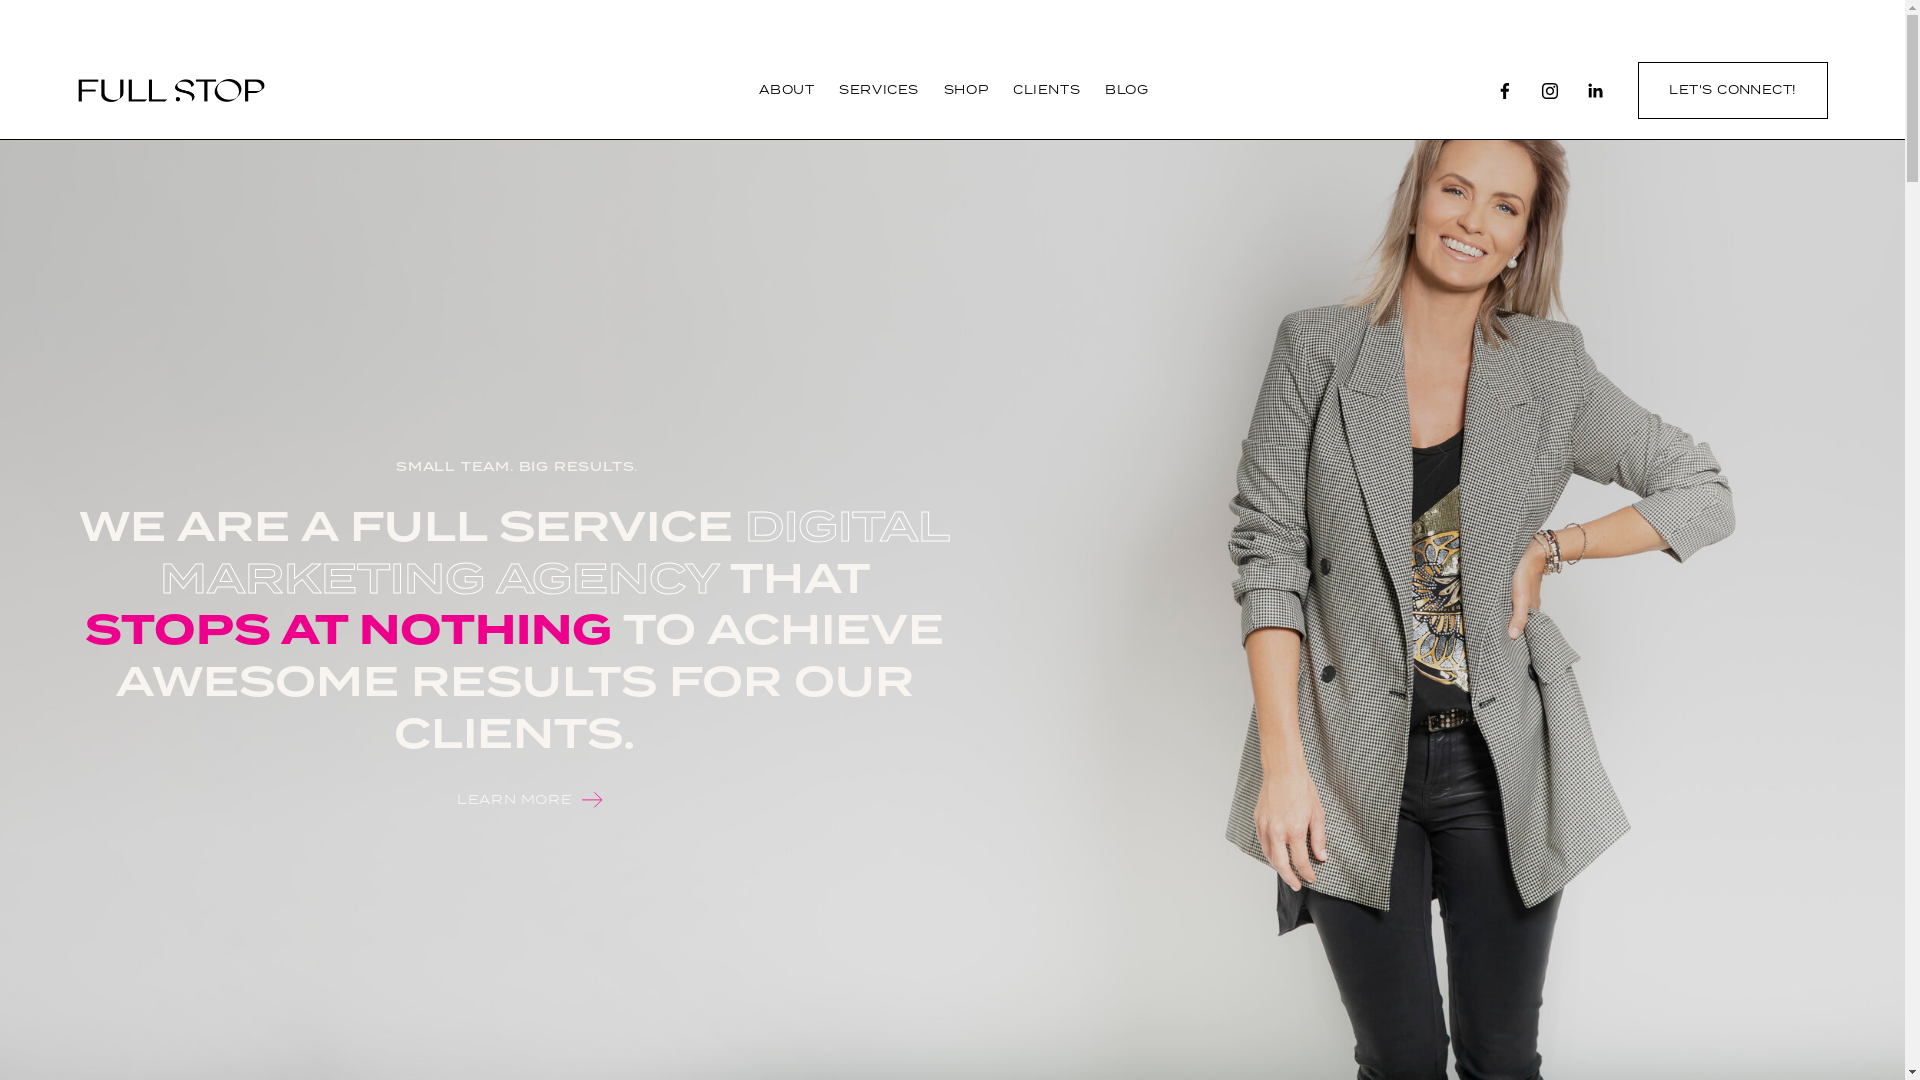  I want to click on 'ABOUT', so click(785, 91).